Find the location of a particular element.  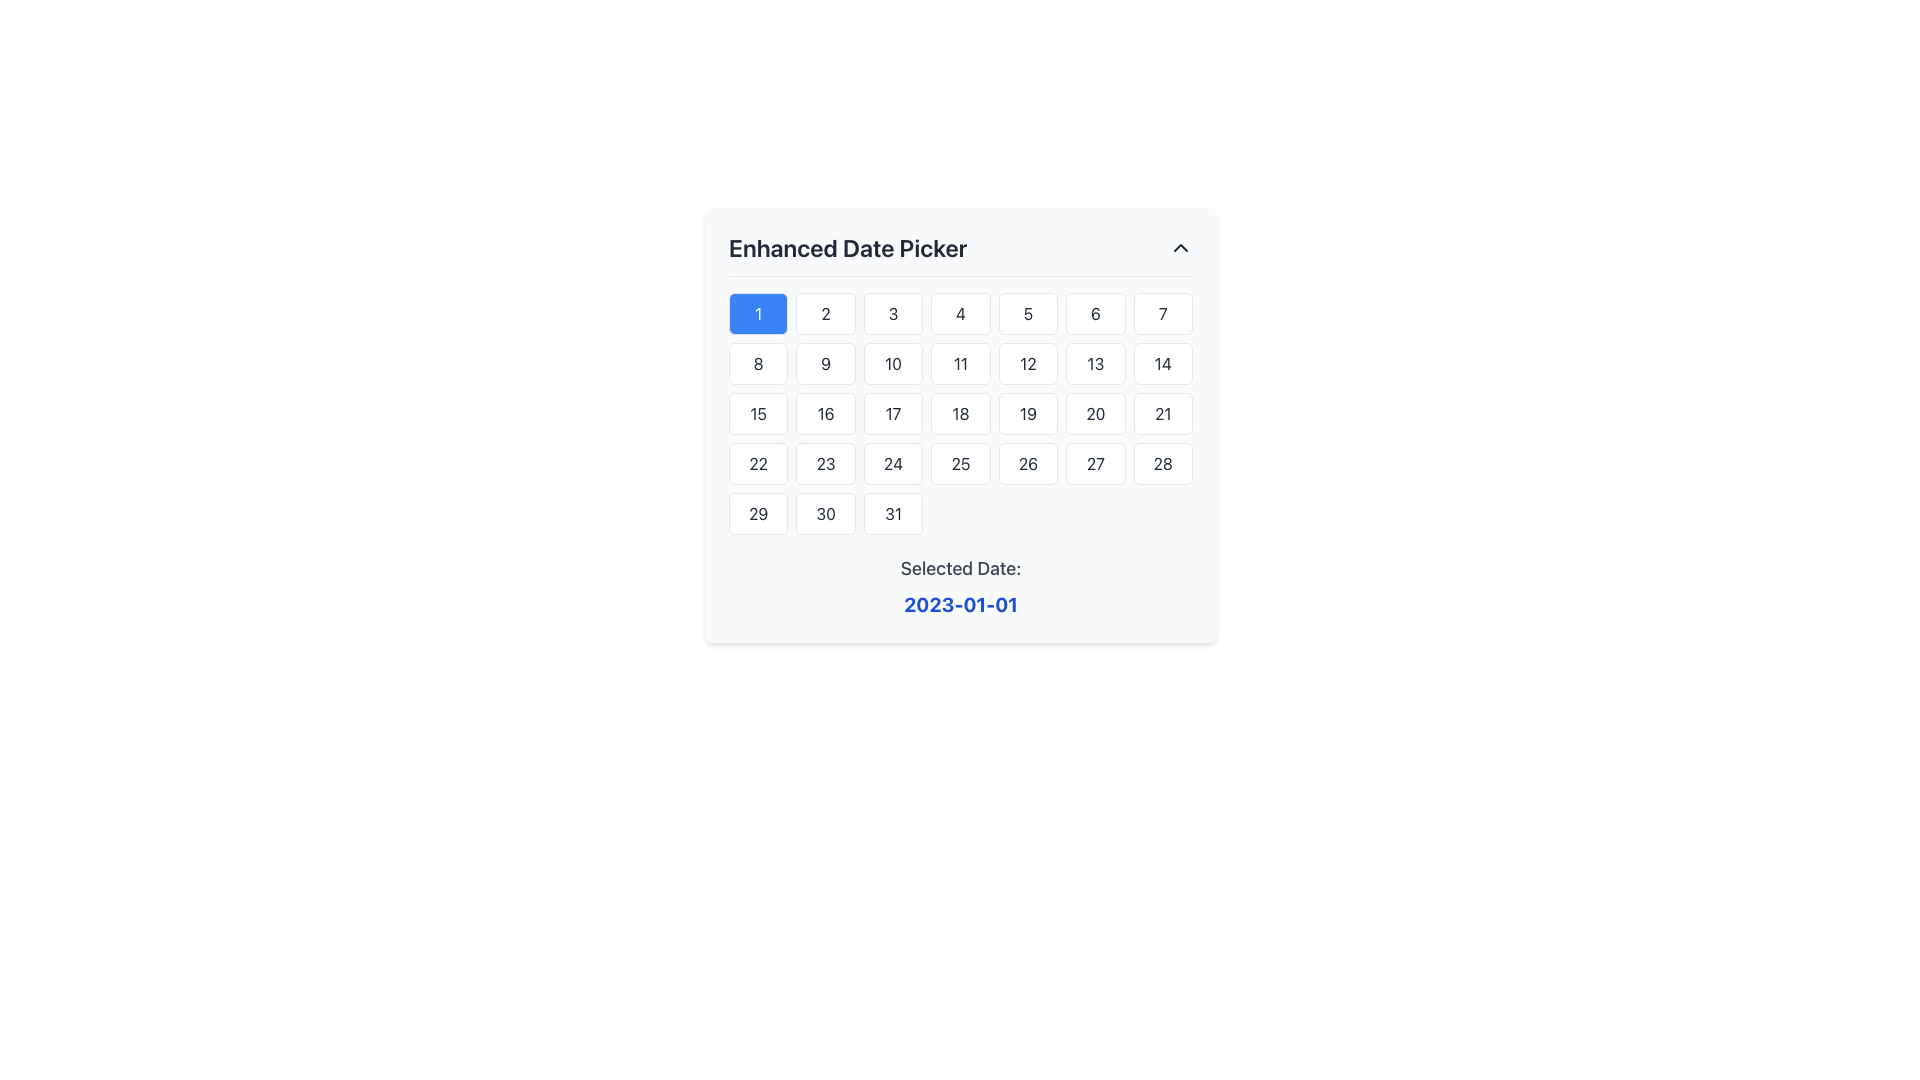

a specific day in the Date Picker UI Component, which is centered within a modal window is located at coordinates (960, 423).